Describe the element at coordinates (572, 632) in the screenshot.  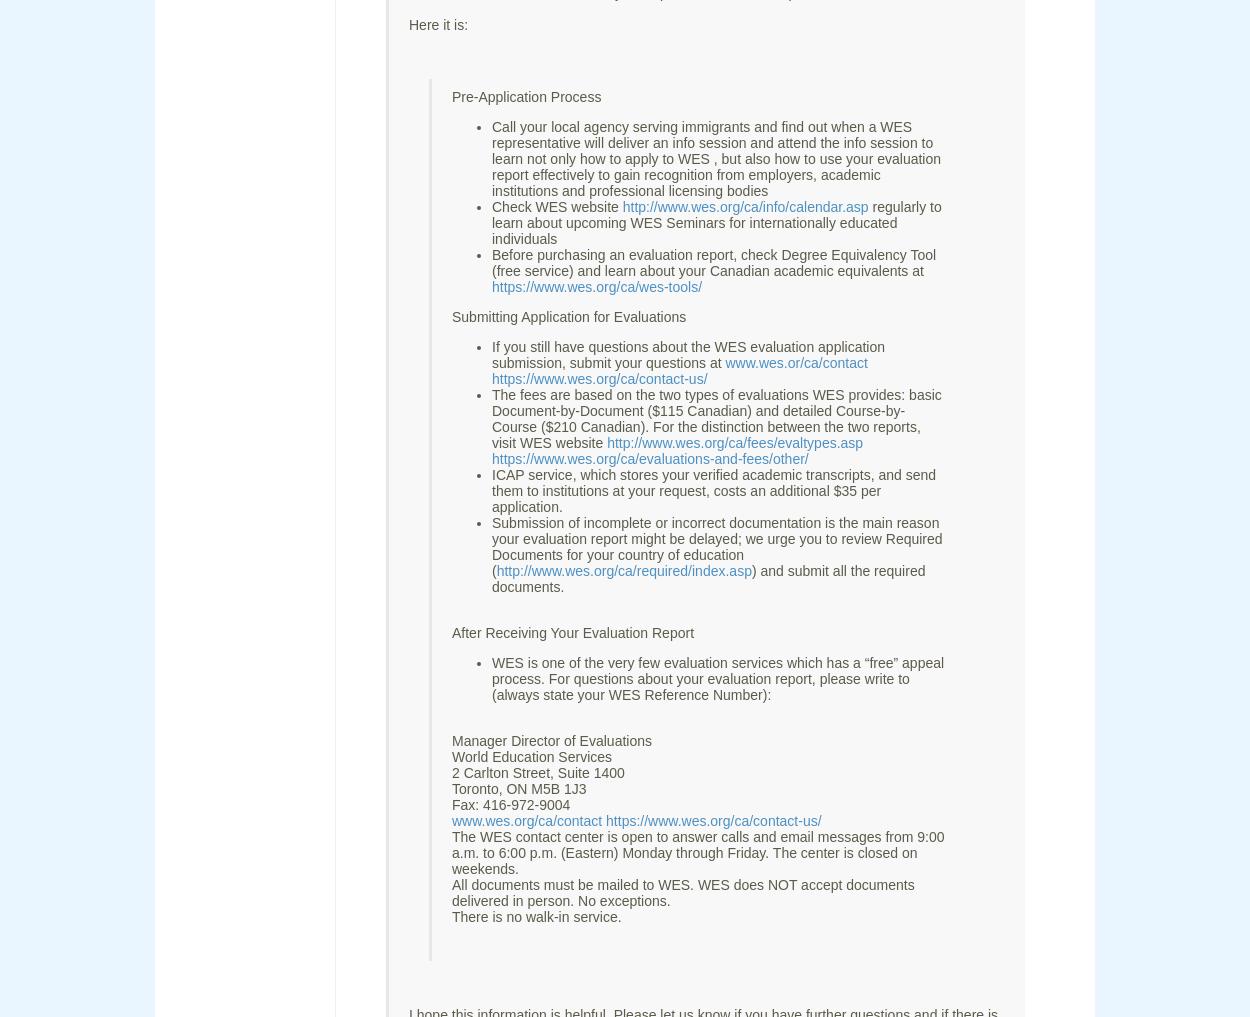
I see `'After Receiving Your Evaluation Report'` at that location.